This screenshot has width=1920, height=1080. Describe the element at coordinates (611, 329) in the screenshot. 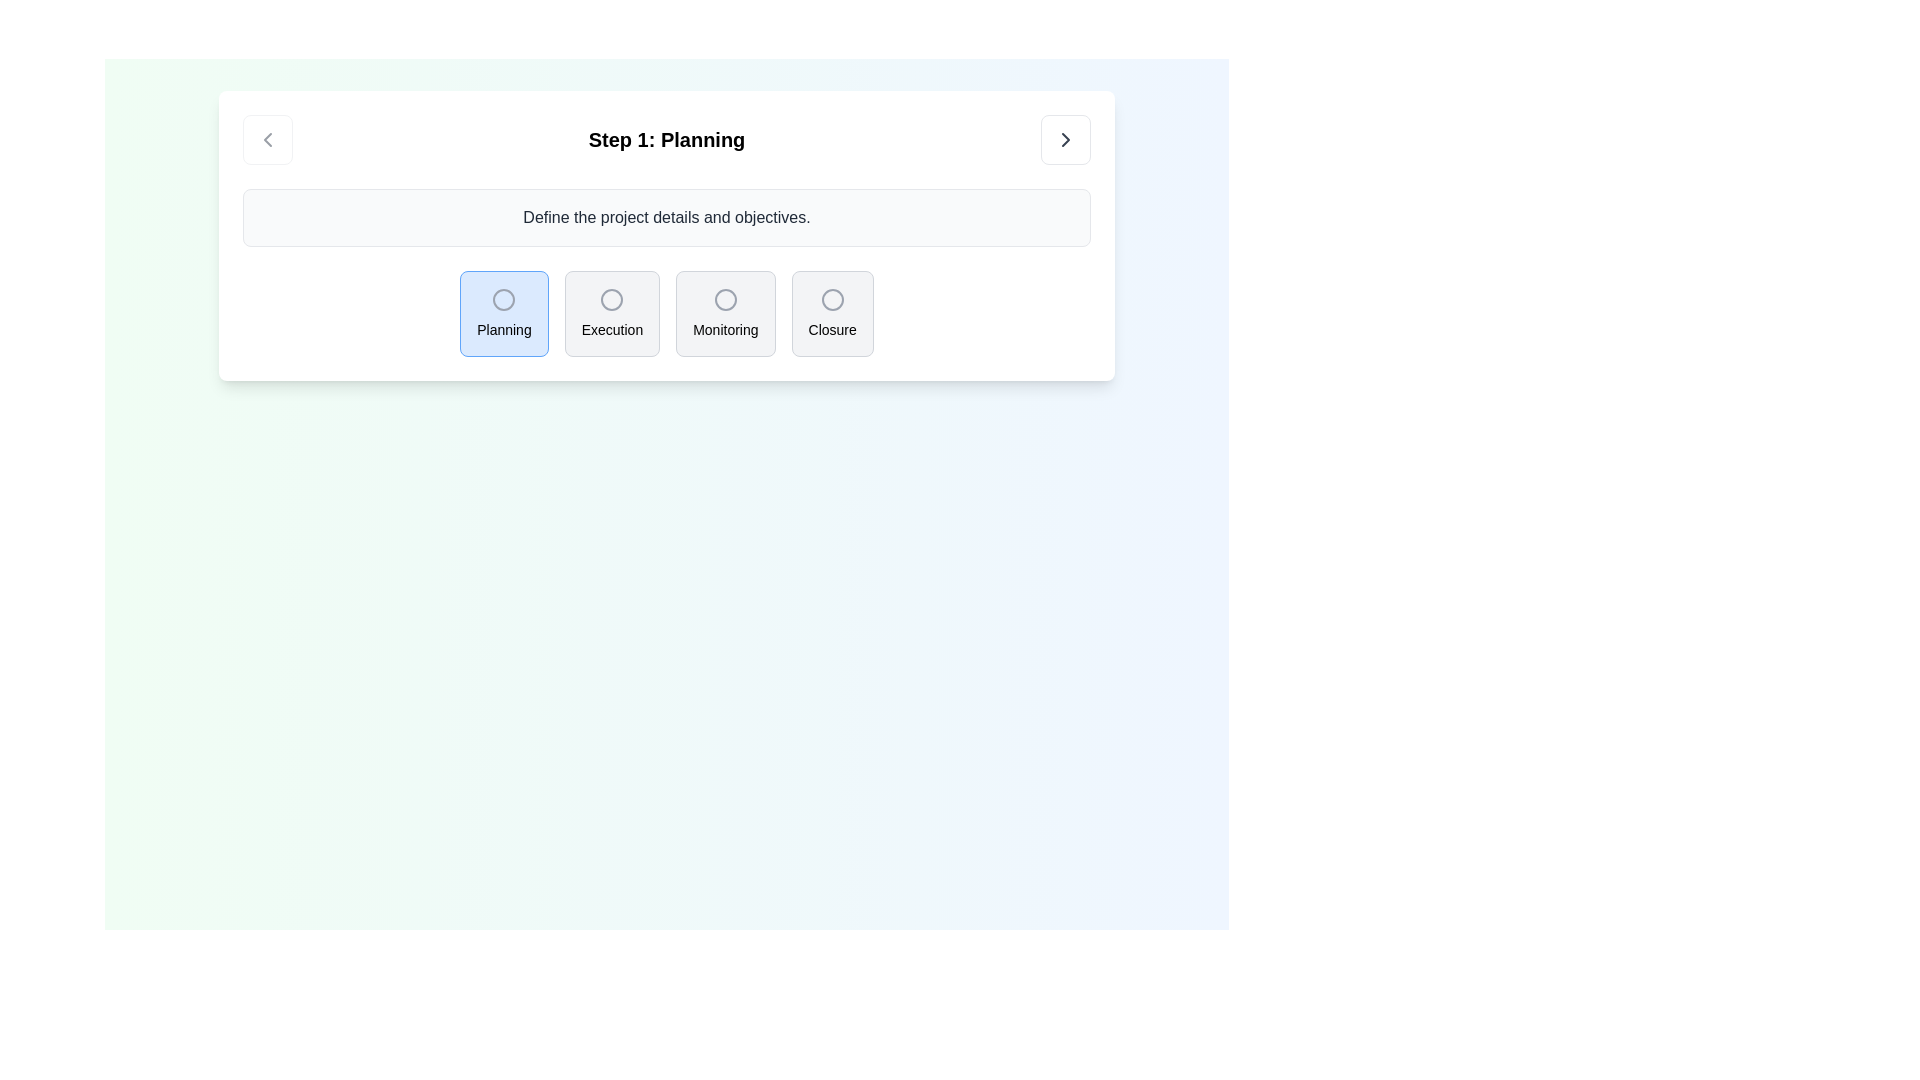

I see `the static label reading 'Execution' located at the center-bottom of the button below the circular icon in the second button from the left under the heading 'Step 1: Planning'` at that location.